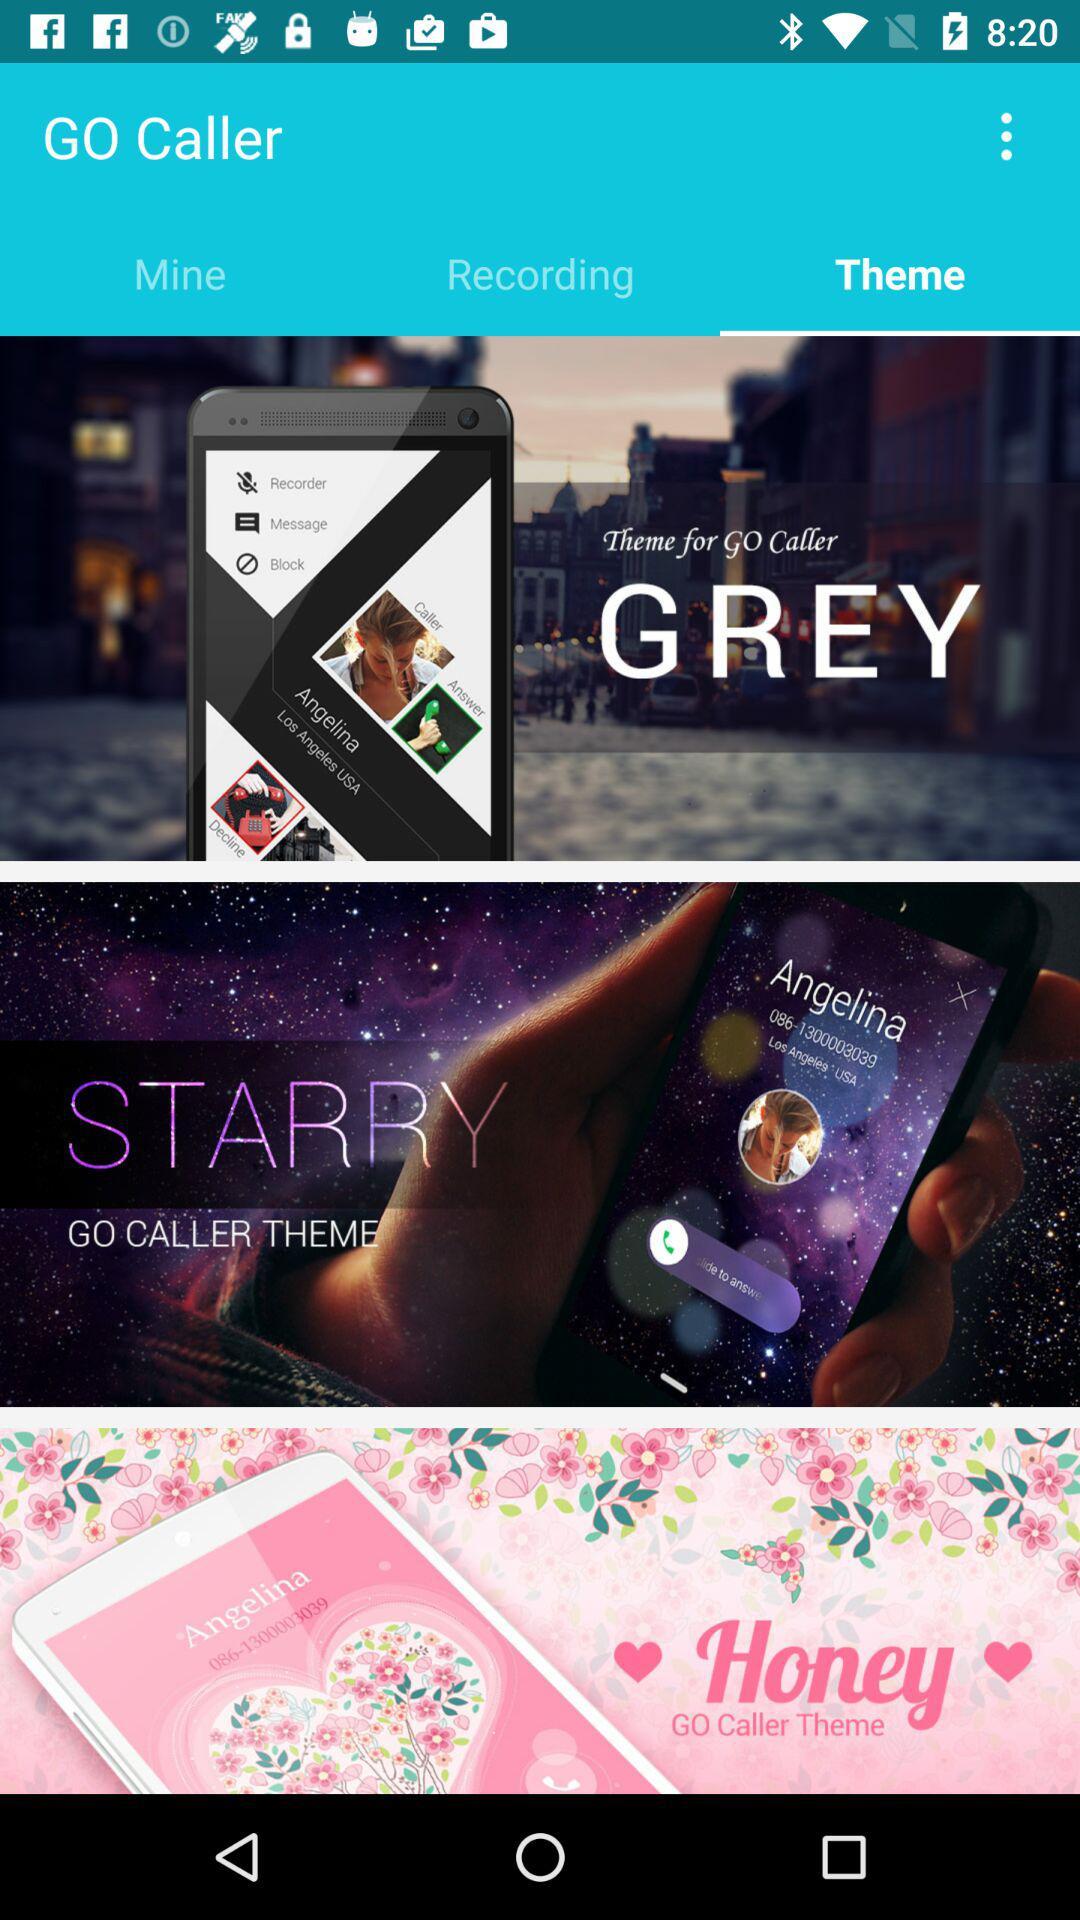 The height and width of the screenshot is (1920, 1080). What do you see at coordinates (540, 597) in the screenshot?
I see `cell theme` at bounding box center [540, 597].